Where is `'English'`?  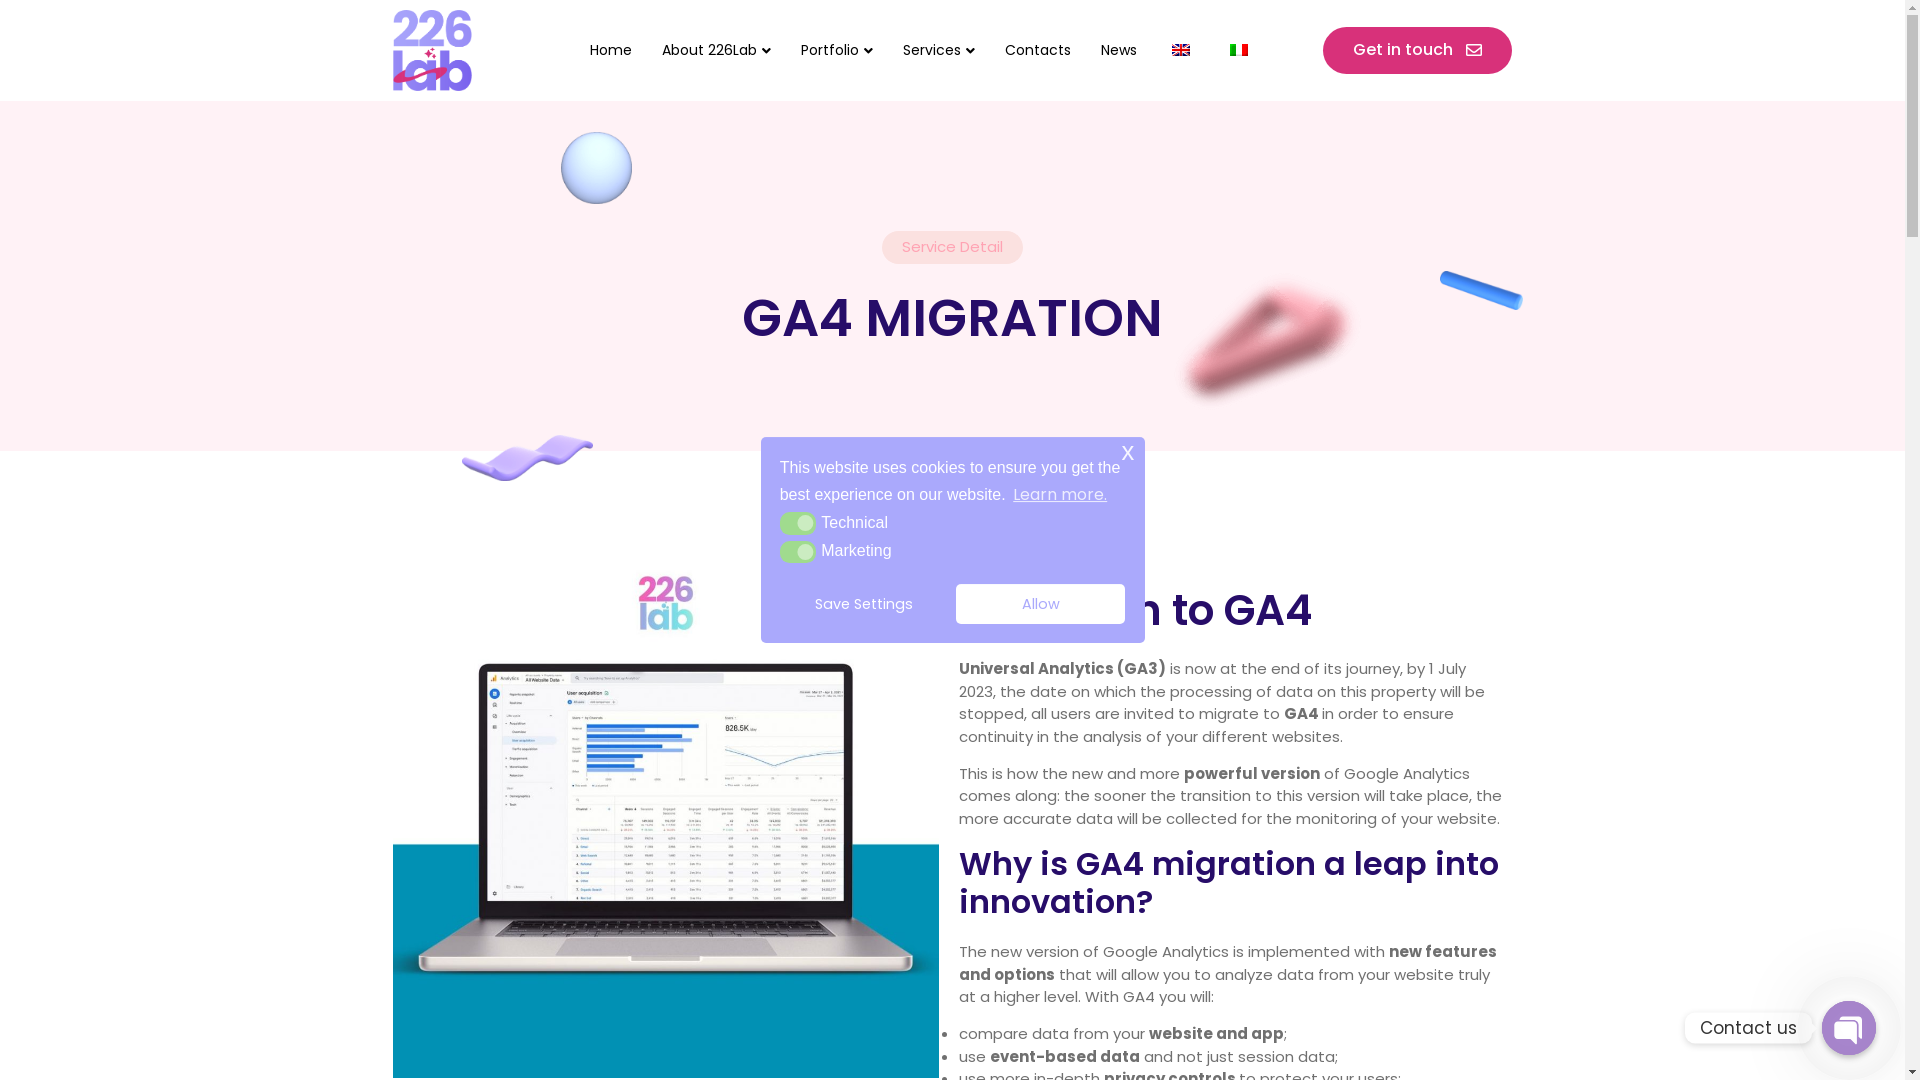
'English' is located at coordinates (1171, 49).